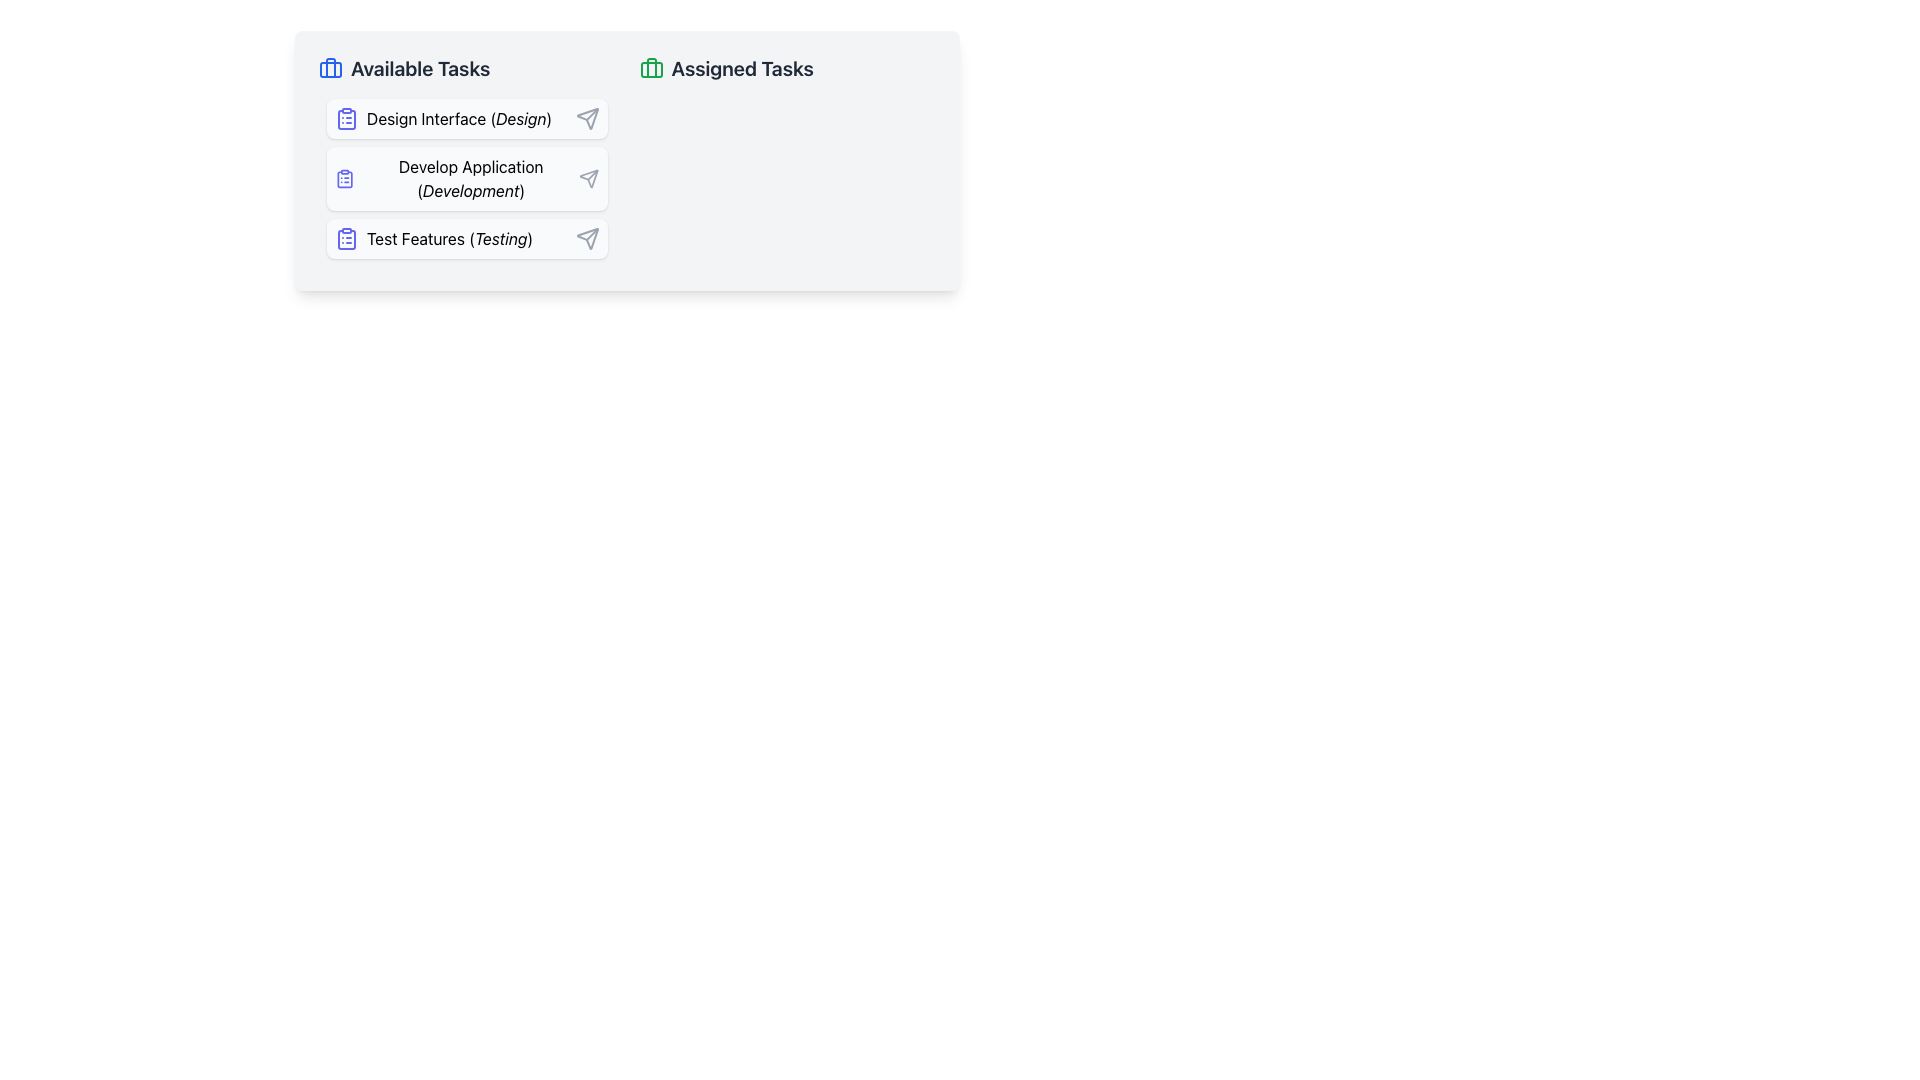 The image size is (1920, 1080). Describe the element at coordinates (466, 119) in the screenshot. I see `the first item in the 'Available Tasks' list` at that location.